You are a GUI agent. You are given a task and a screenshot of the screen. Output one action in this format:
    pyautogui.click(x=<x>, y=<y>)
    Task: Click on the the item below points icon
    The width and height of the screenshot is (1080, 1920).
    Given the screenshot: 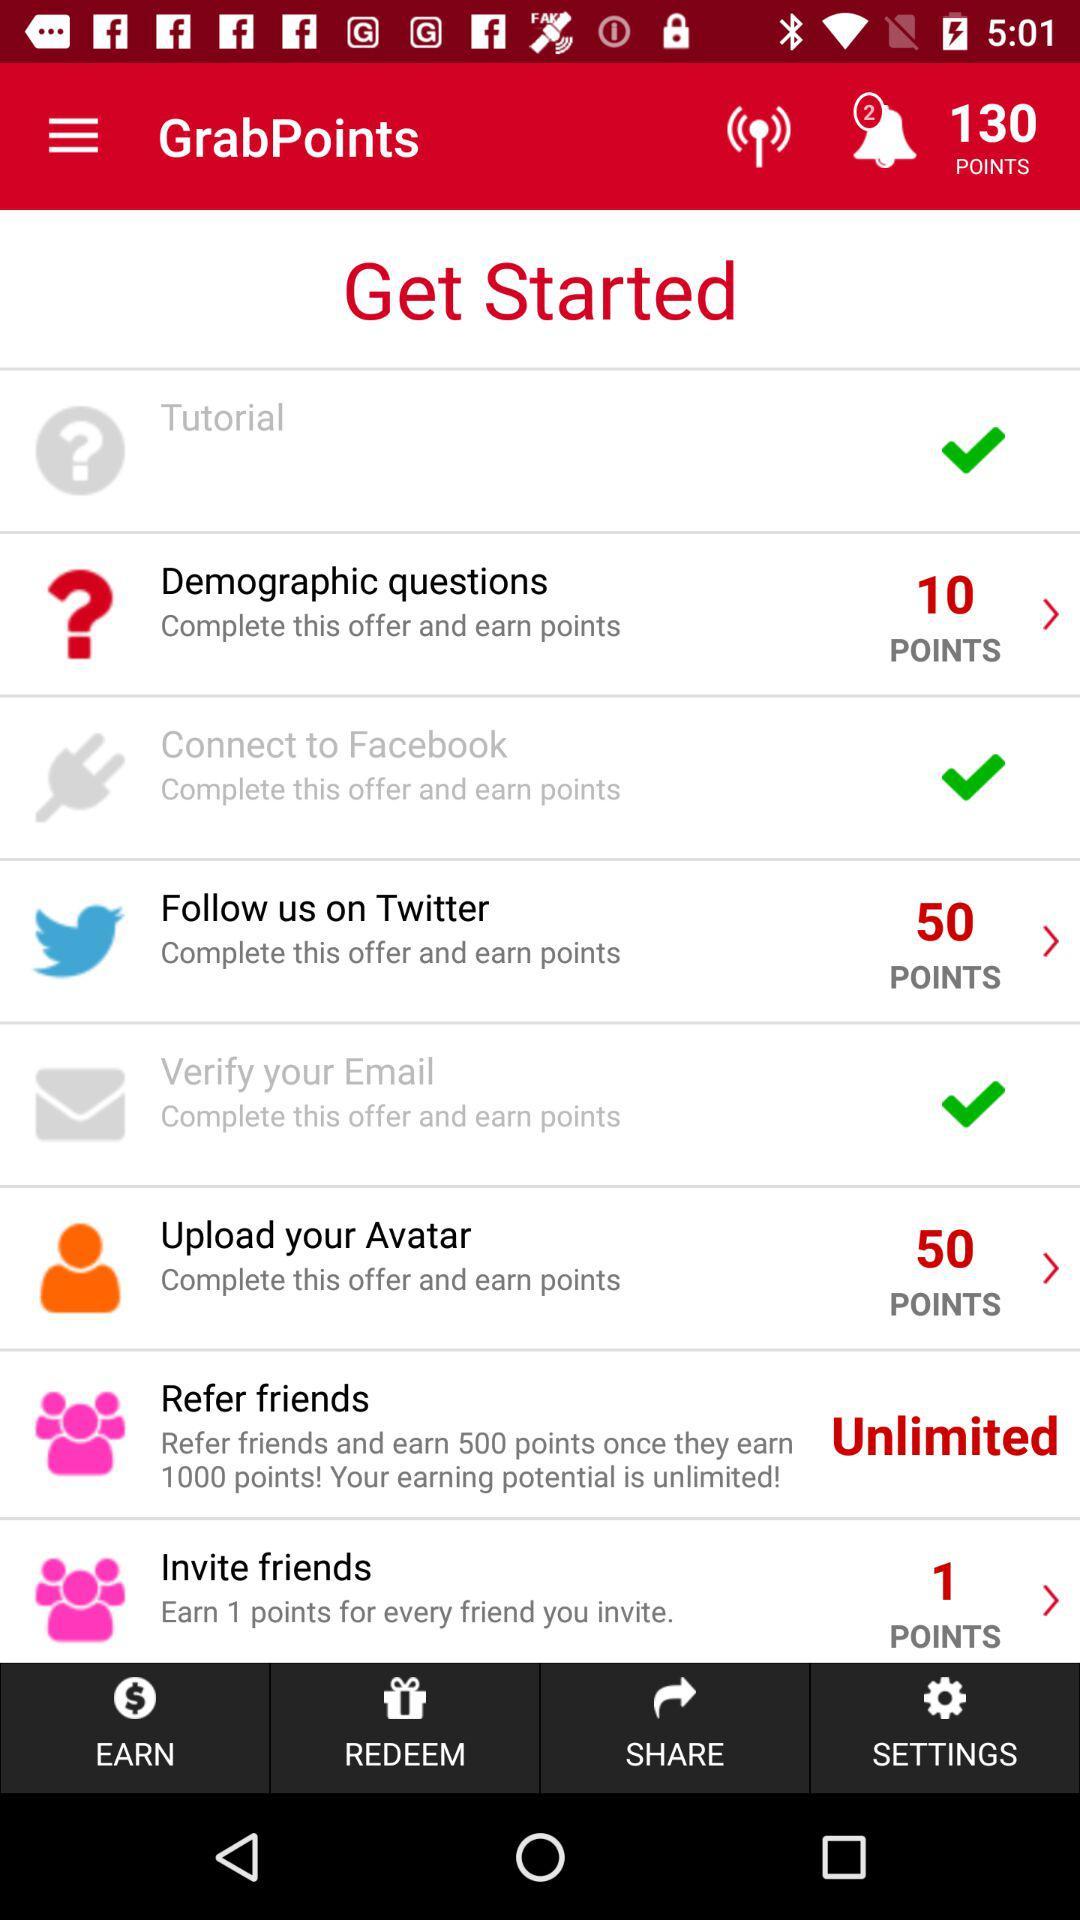 What is the action you would take?
    pyautogui.click(x=945, y=1727)
    